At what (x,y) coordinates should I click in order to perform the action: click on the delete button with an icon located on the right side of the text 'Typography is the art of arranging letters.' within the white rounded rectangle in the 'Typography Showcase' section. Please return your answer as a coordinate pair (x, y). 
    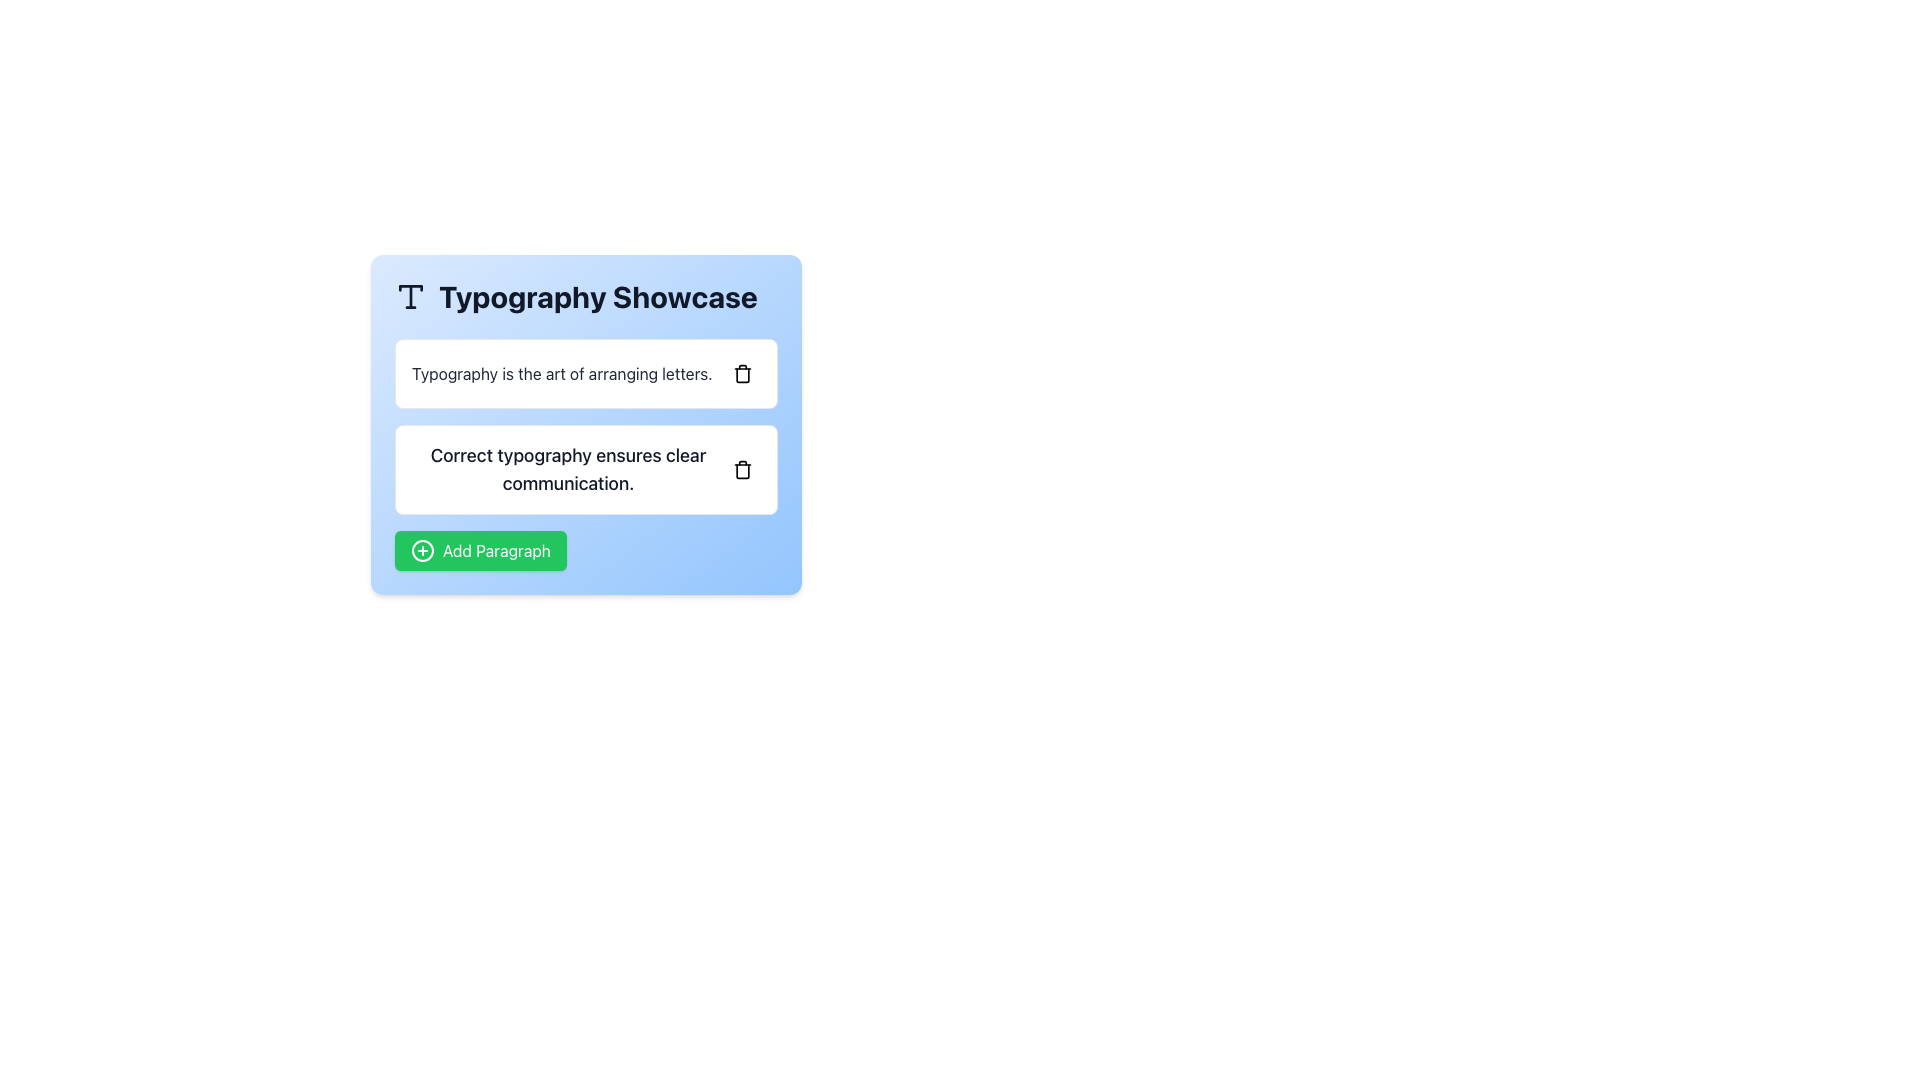
    Looking at the image, I should click on (742, 374).